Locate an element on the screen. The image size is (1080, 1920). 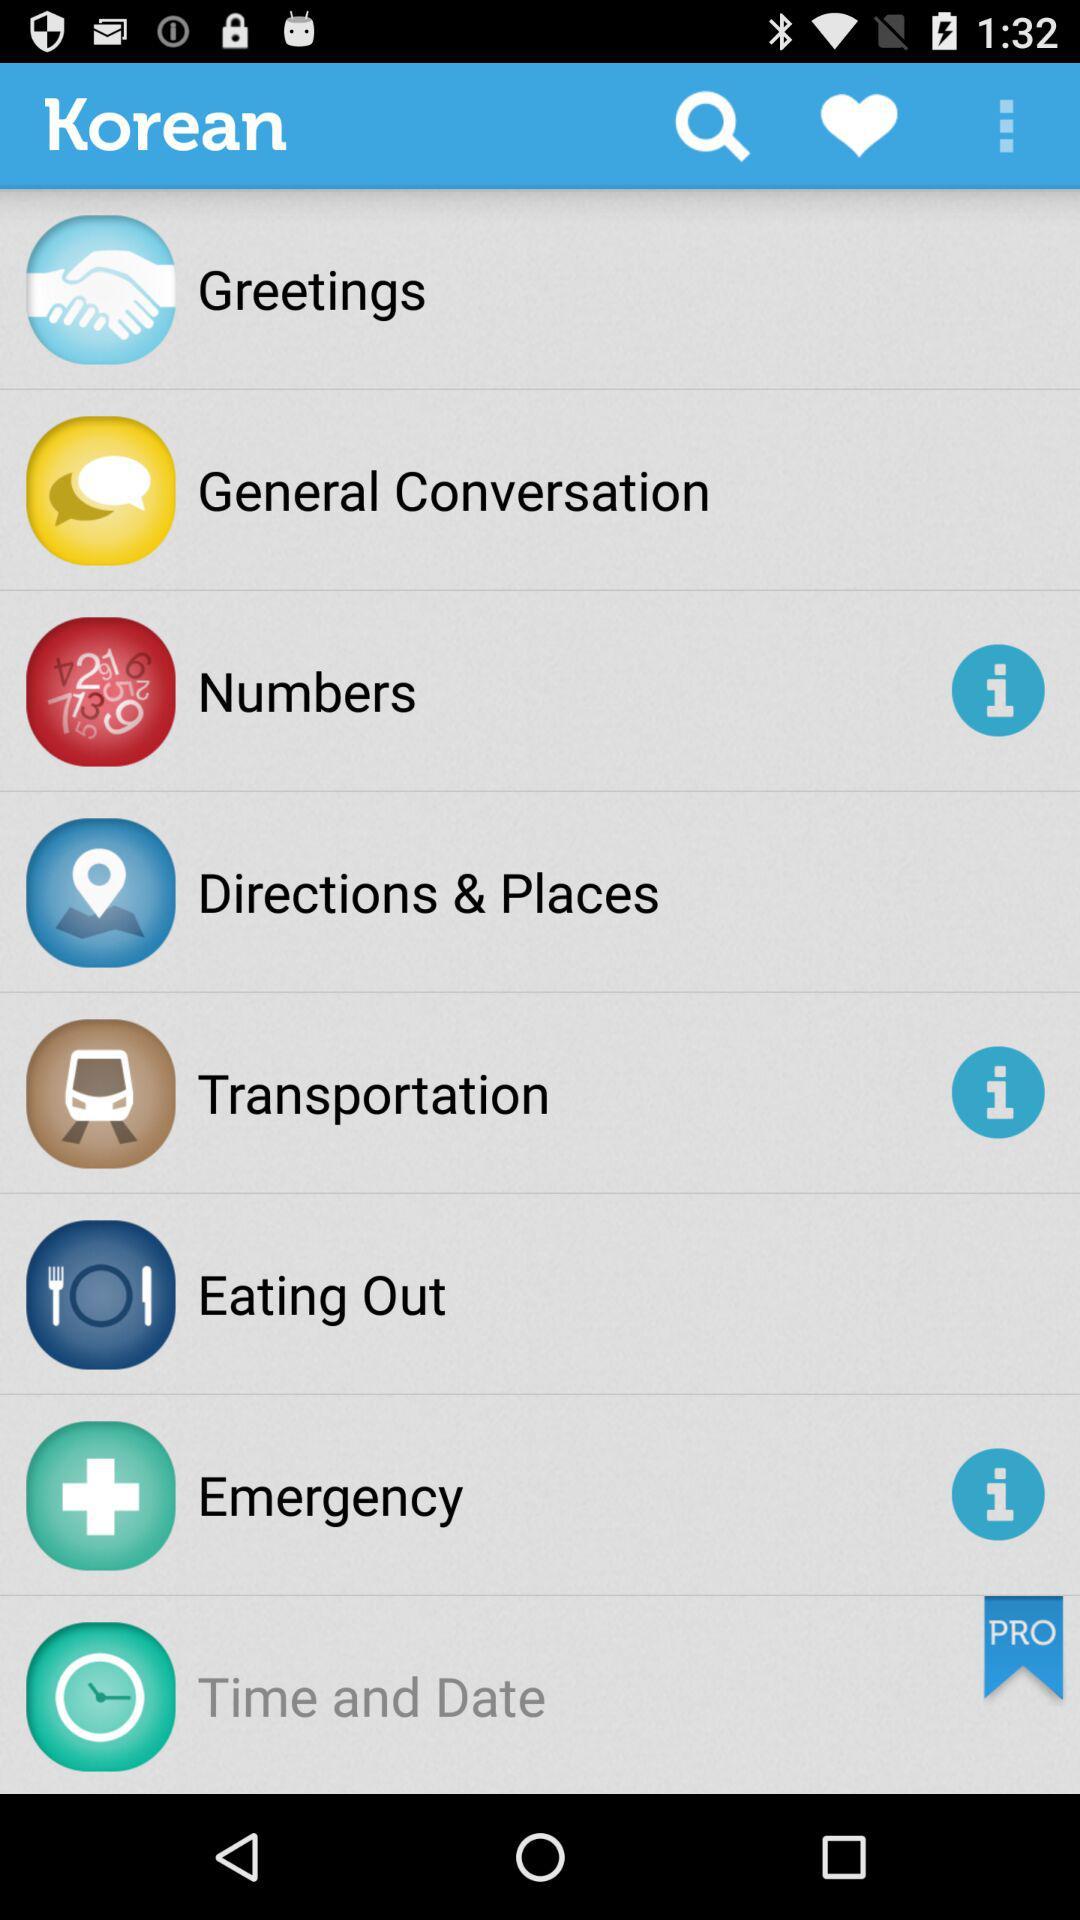
emergency icon is located at coordinates (570, 1494).